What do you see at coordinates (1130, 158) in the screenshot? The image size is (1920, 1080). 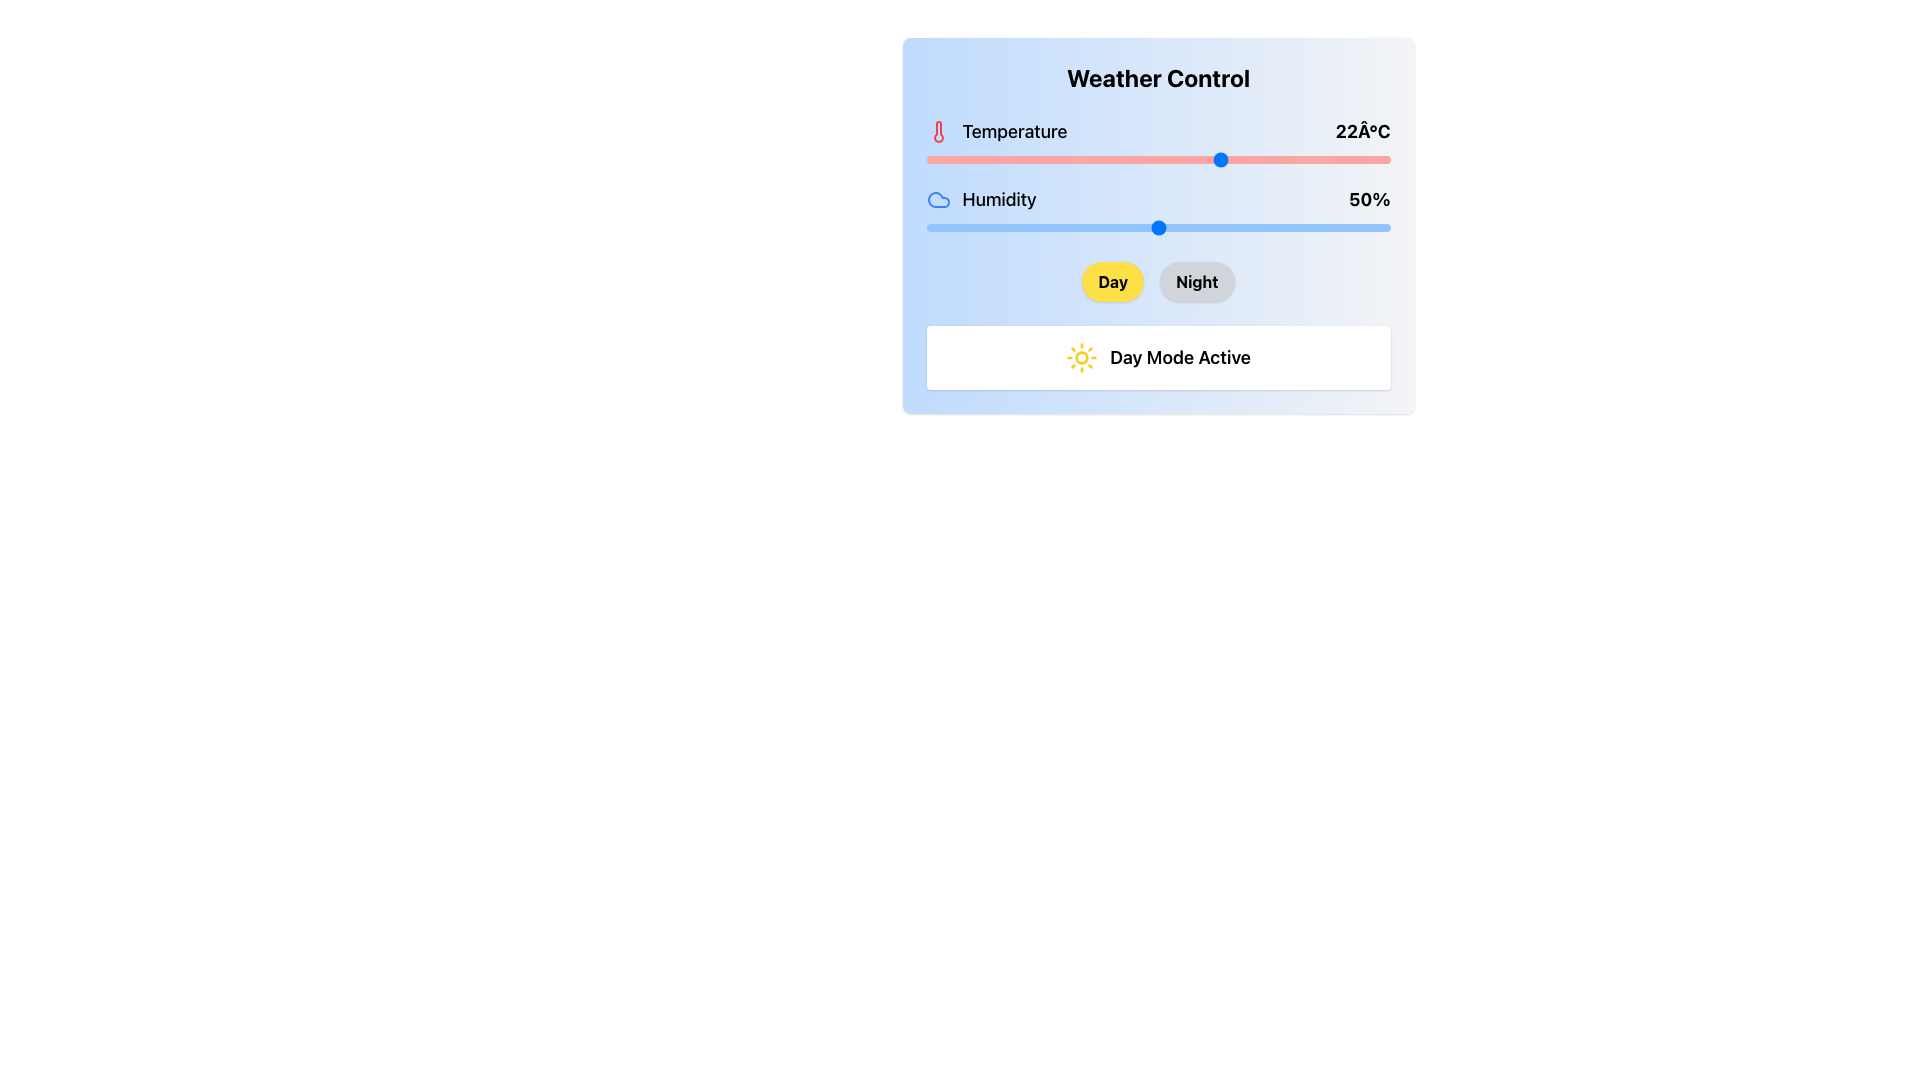 I see `the temperature` at bounding box center [1130, 158].